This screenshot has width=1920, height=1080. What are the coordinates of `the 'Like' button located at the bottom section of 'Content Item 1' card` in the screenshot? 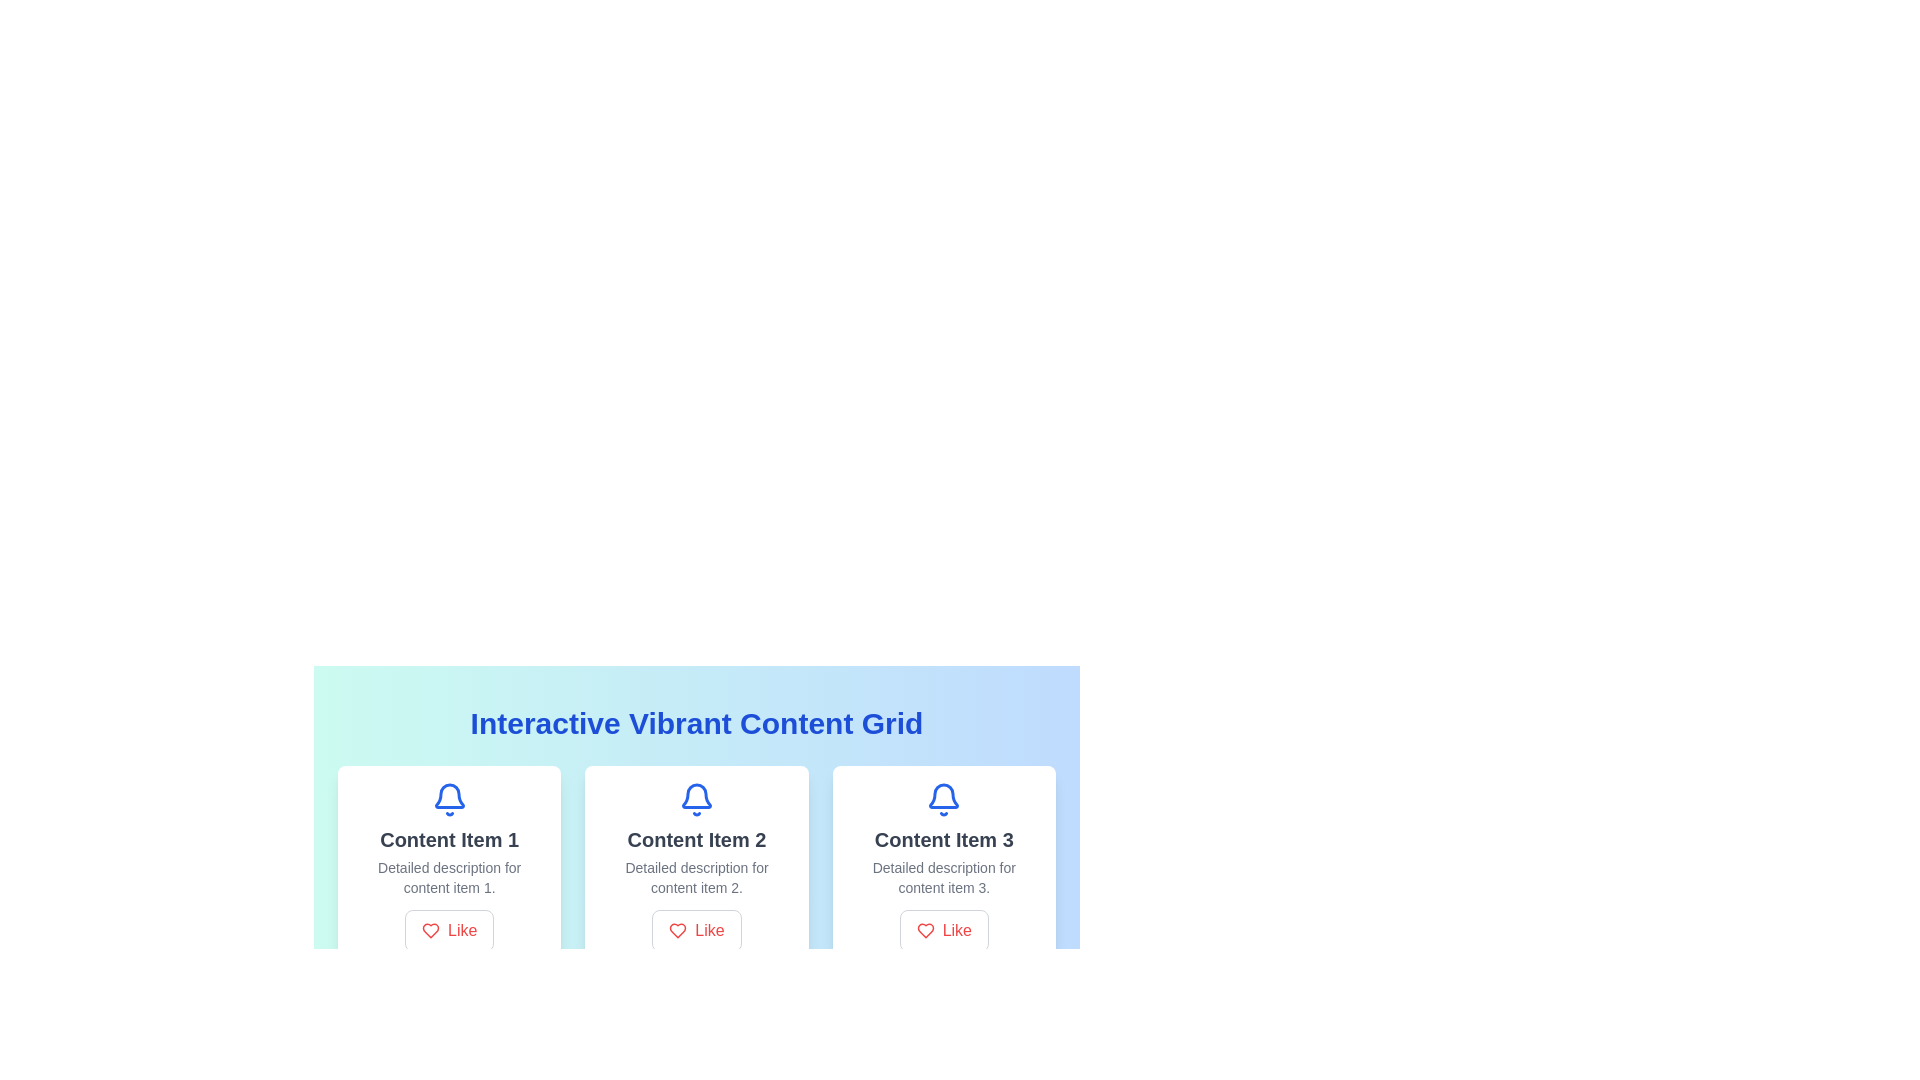 It's located at (448, 930).